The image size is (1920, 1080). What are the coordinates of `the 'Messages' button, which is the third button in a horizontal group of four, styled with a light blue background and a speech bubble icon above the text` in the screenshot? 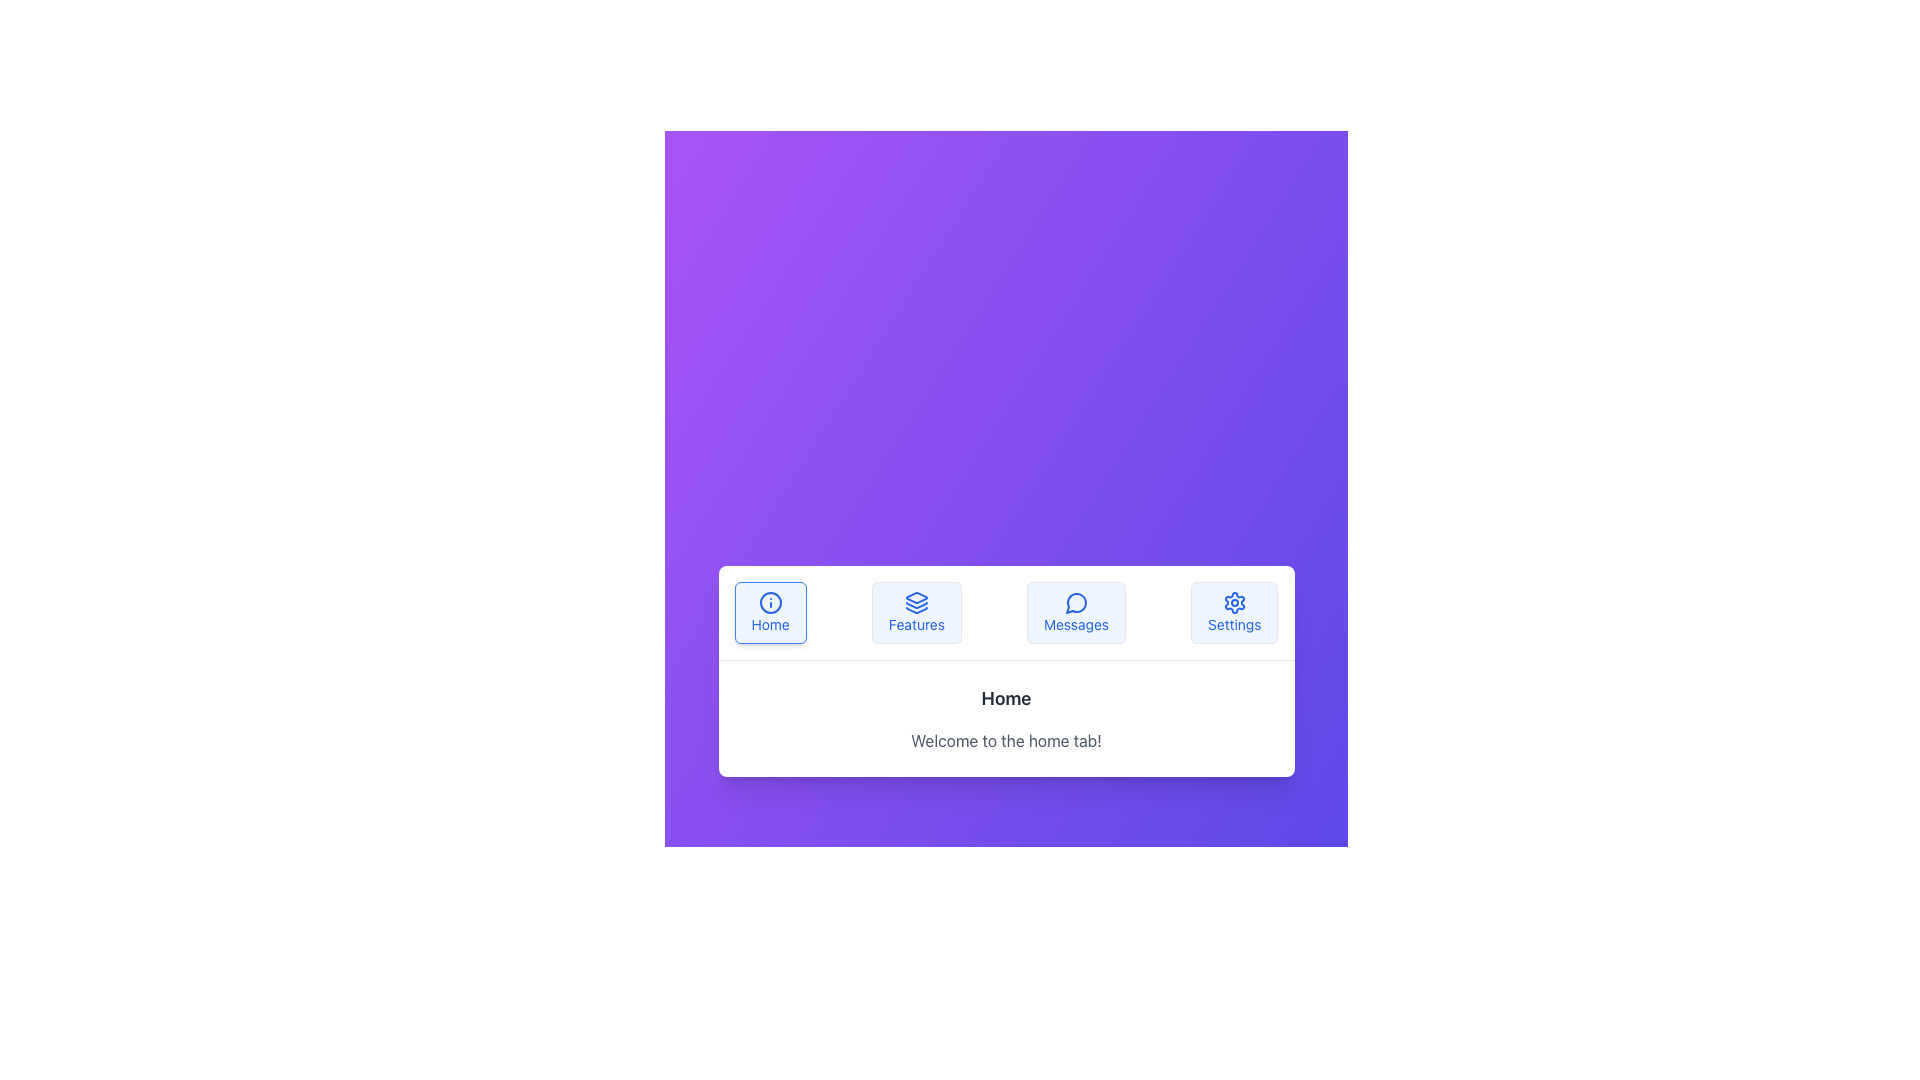 It's located at (1075, 611).